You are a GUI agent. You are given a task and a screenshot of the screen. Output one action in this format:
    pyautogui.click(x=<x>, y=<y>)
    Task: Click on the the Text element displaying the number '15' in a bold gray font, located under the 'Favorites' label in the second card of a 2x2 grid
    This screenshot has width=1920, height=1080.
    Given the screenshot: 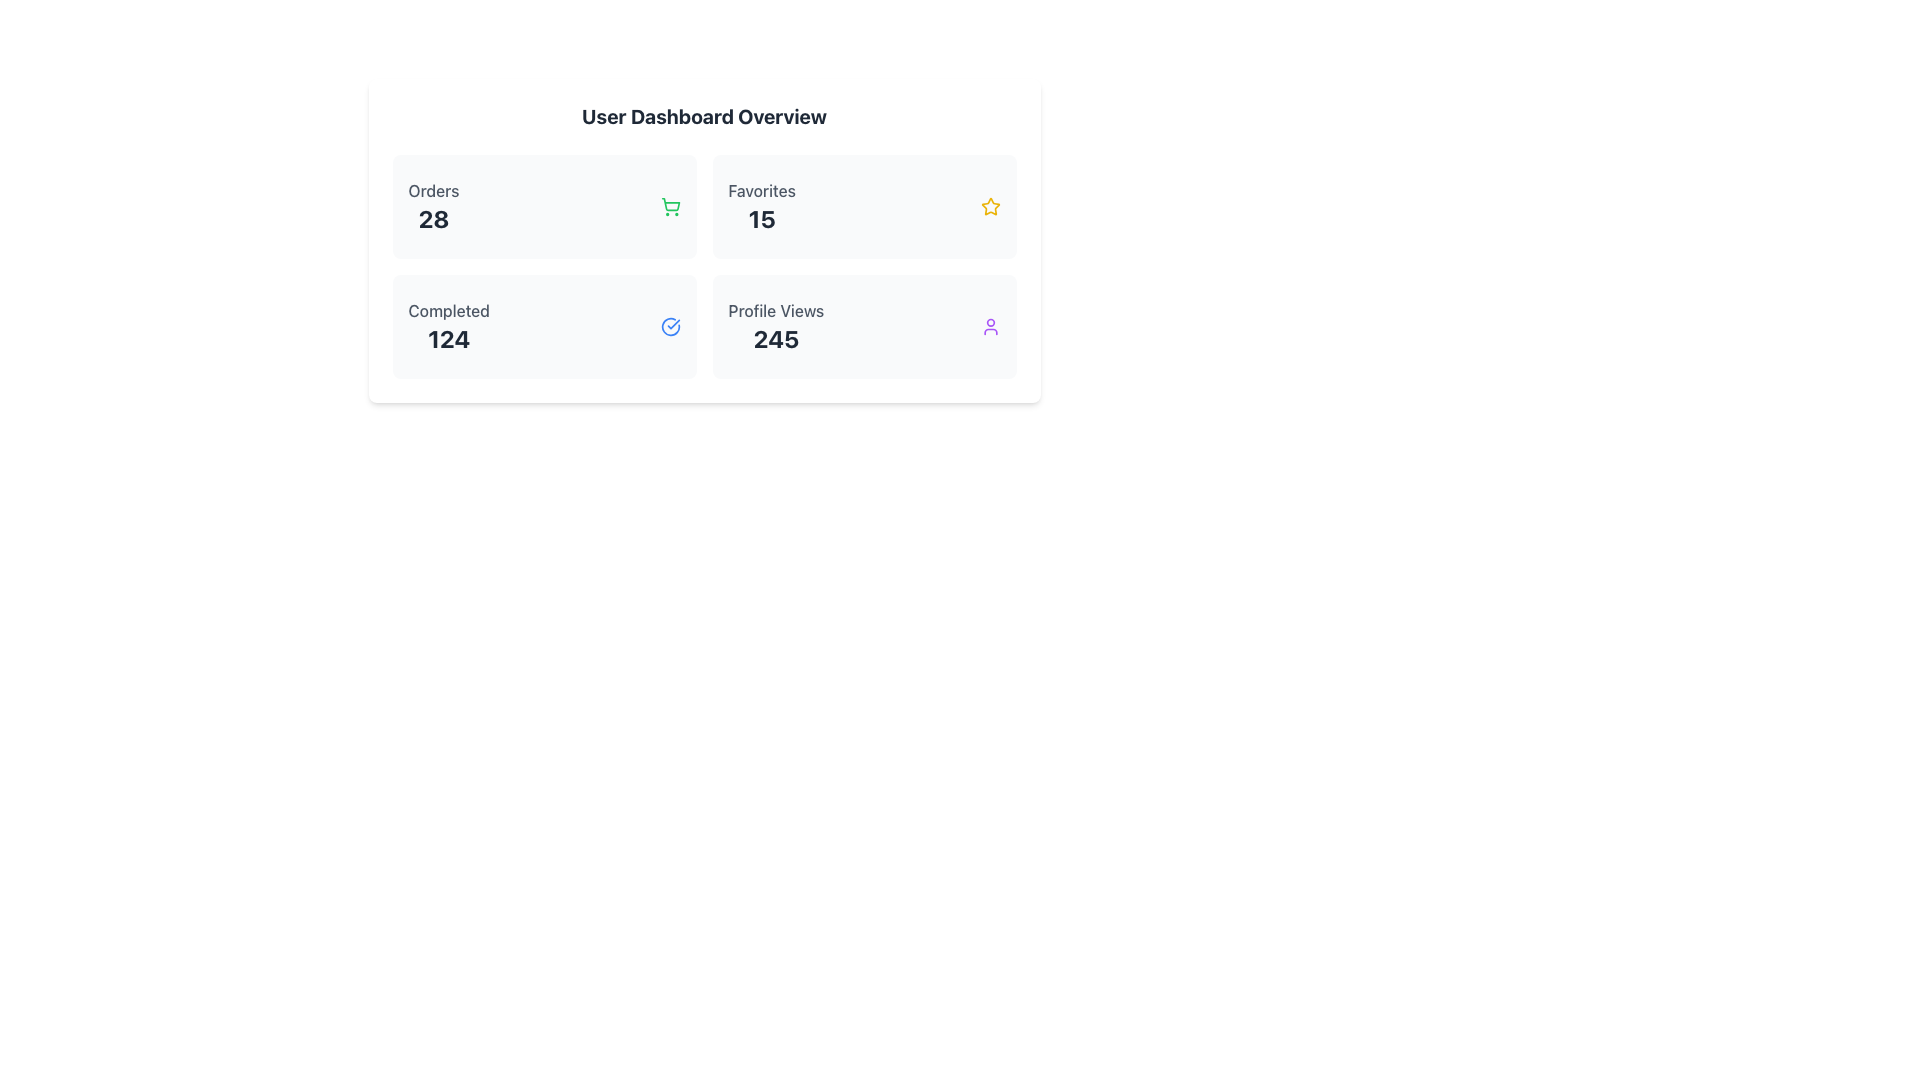 What is the action you would take?
    pyautogui.click(x=761, y=219)
    